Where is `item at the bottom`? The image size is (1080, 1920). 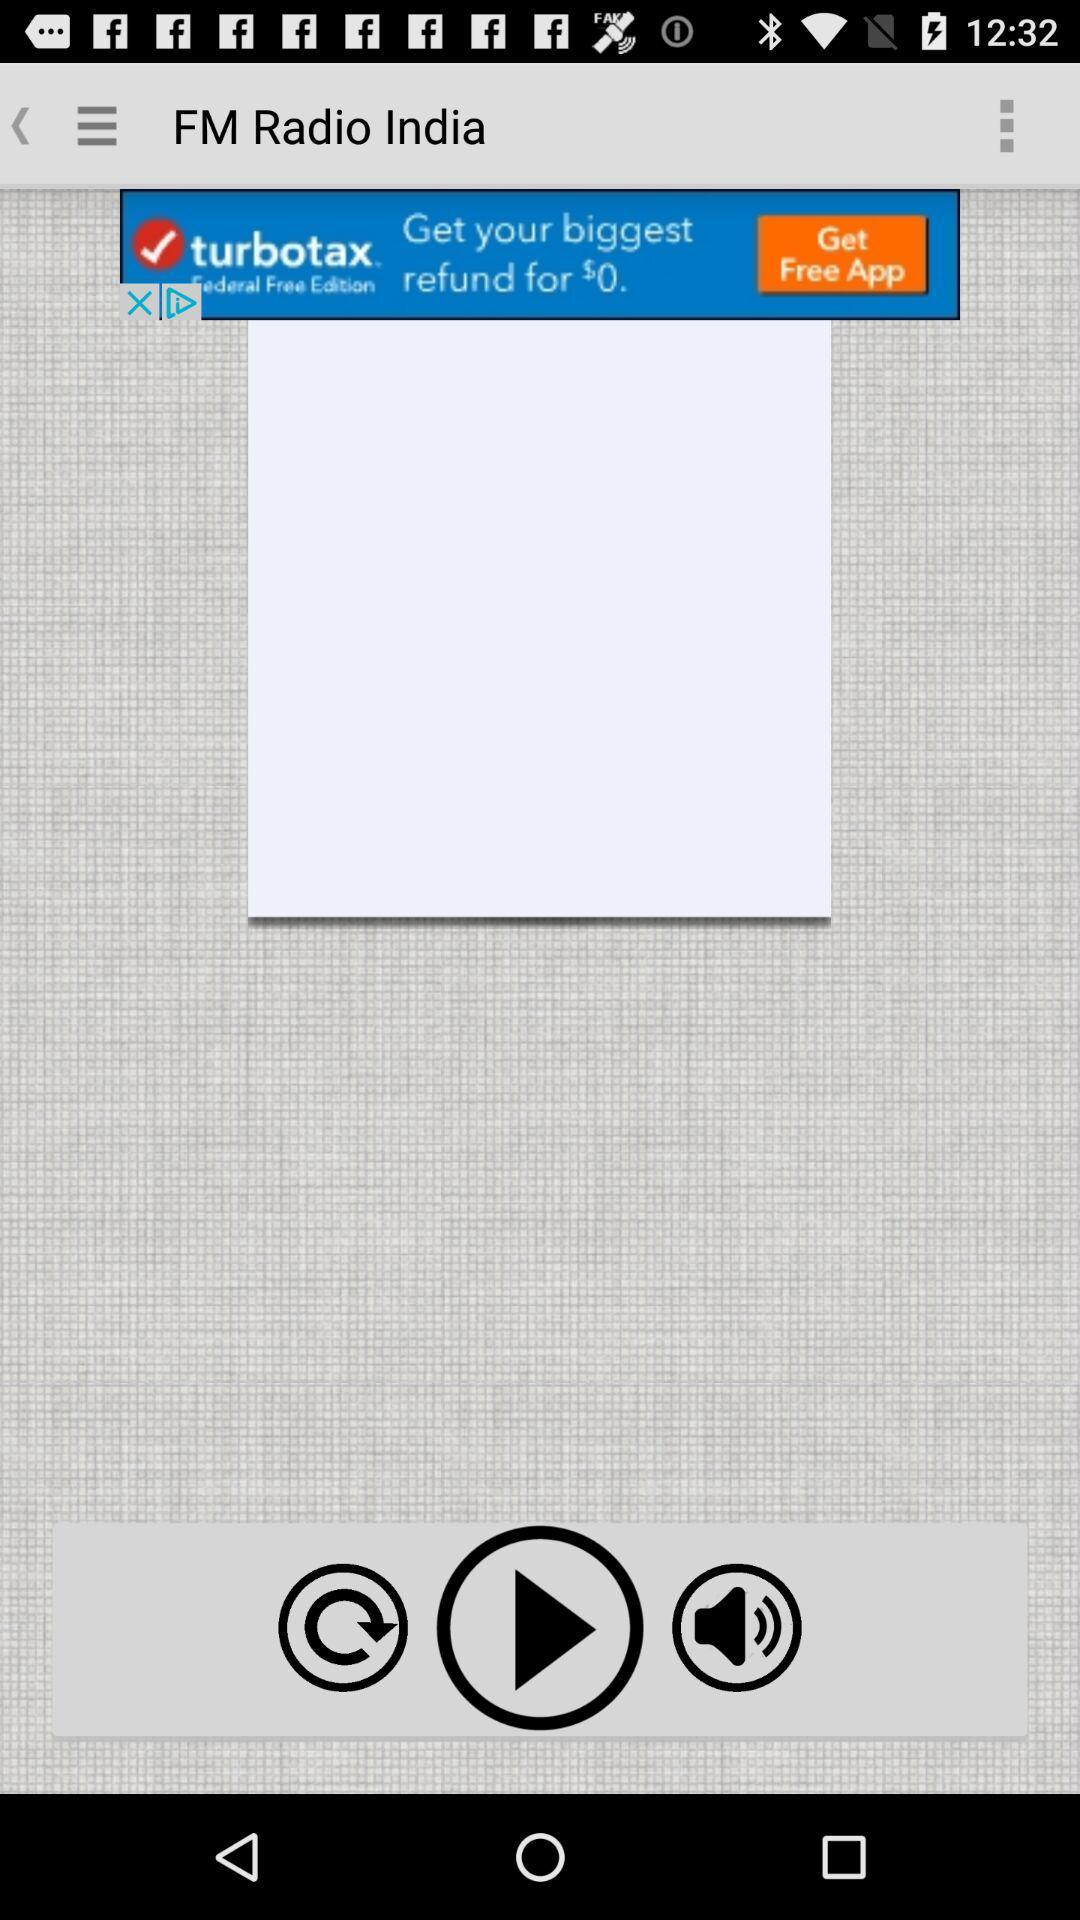
item at the bottom is located at coordinates (540, 1628).